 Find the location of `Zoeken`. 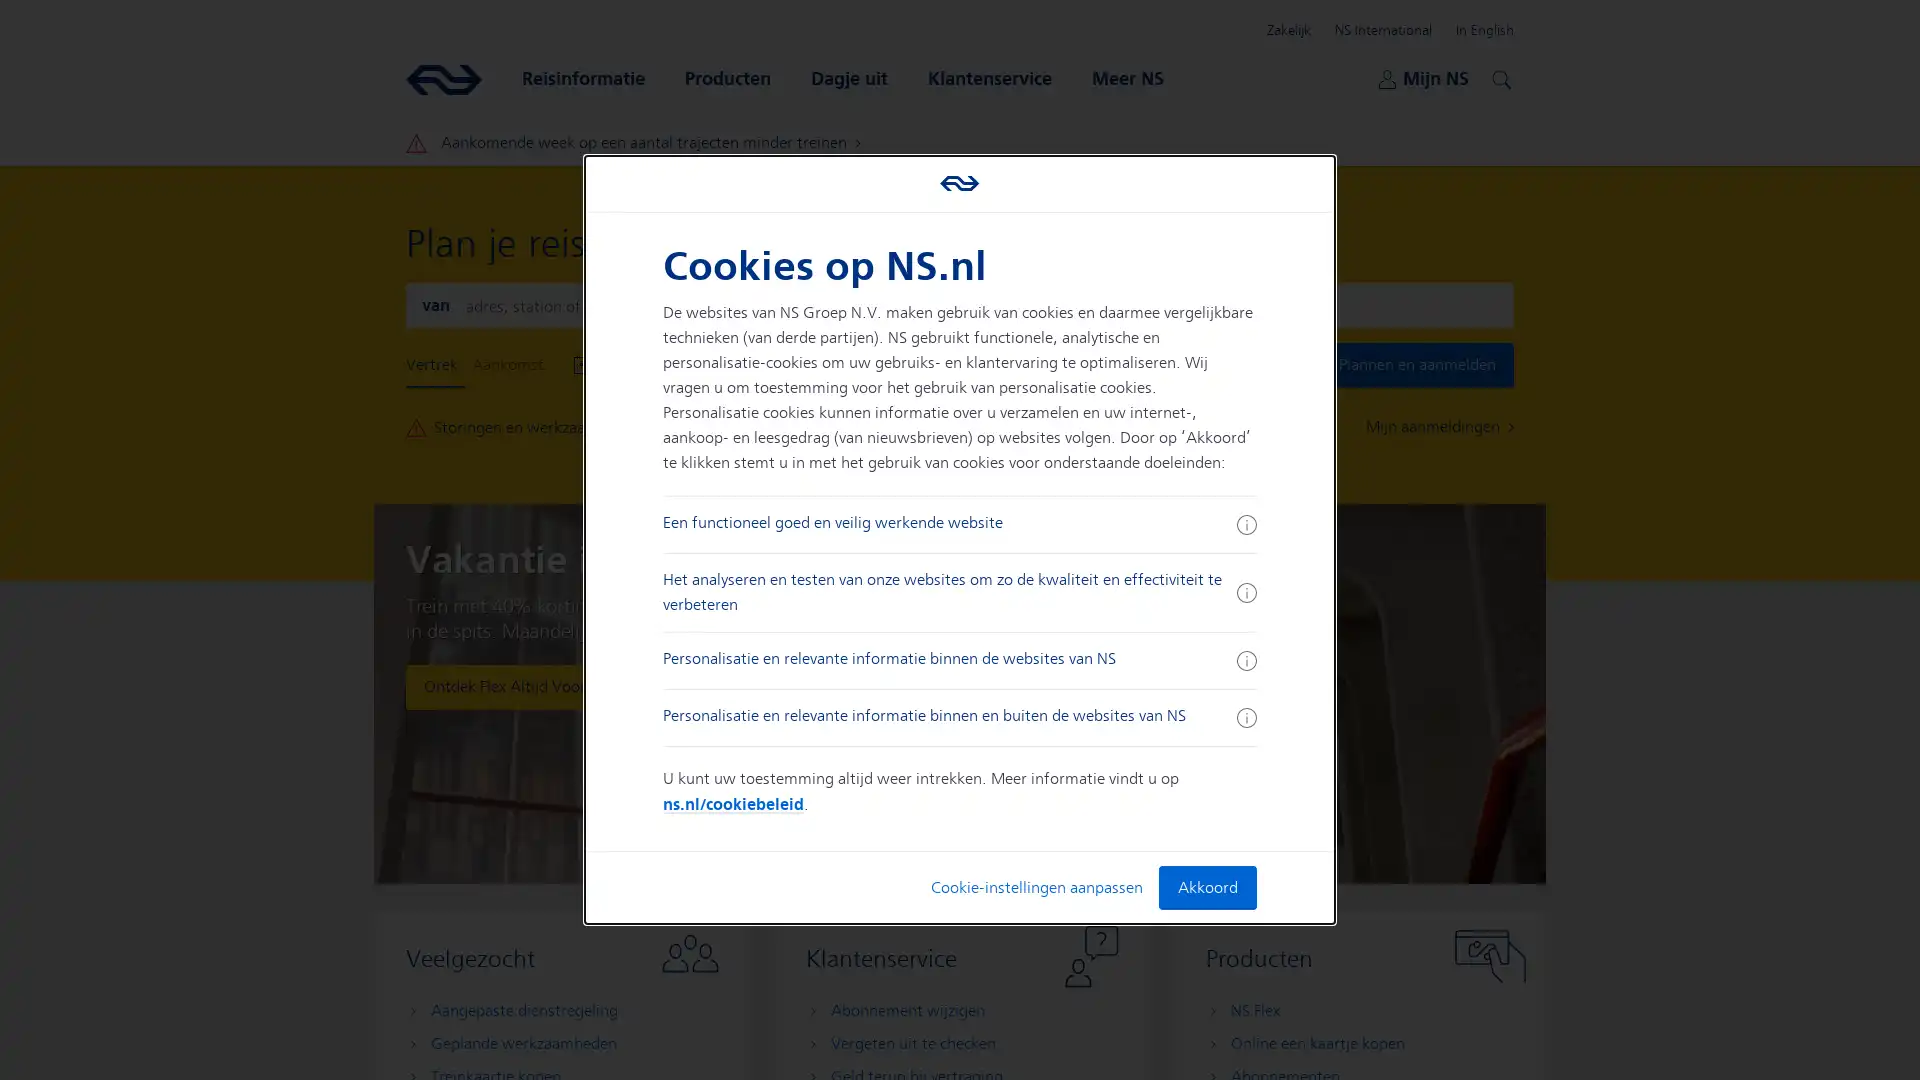

Zoeken is located at coordinates (1498, 76).